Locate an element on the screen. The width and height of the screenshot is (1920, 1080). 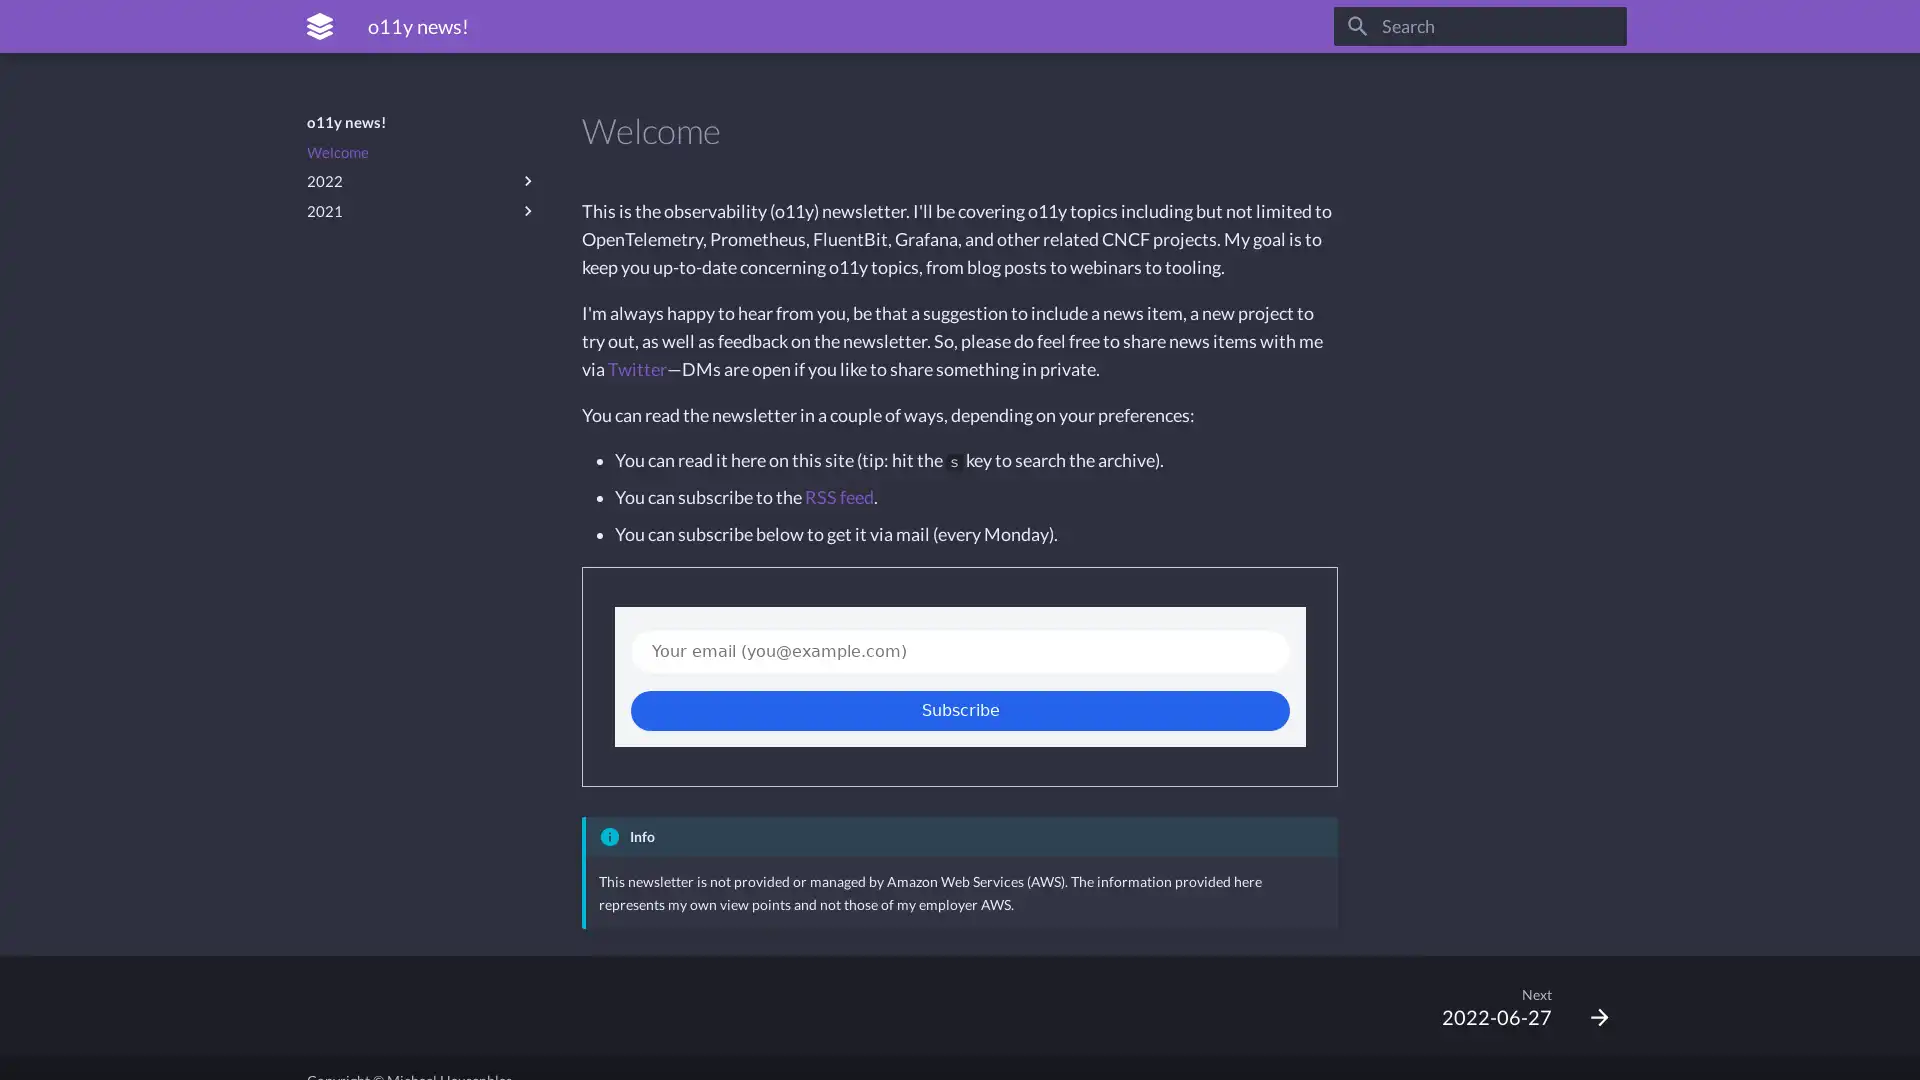
Clear is located at coordinates (1602, 26).